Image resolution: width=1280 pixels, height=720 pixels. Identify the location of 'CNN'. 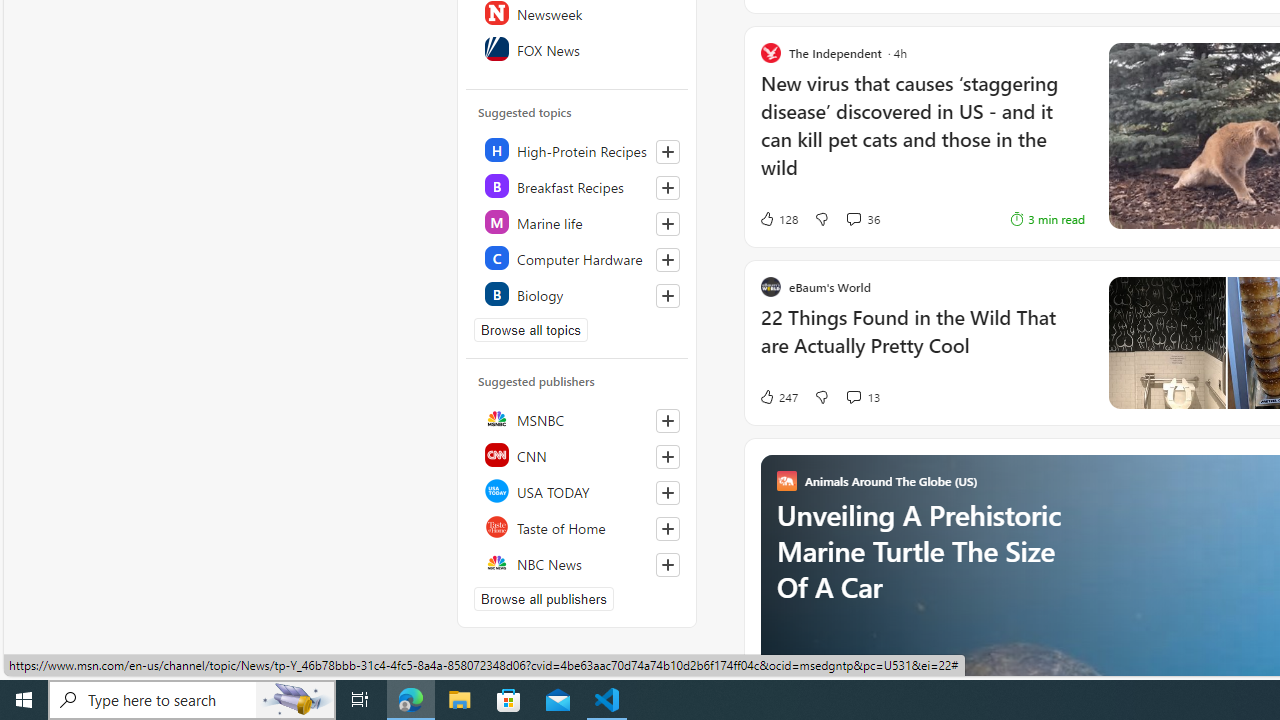
(577, 455).